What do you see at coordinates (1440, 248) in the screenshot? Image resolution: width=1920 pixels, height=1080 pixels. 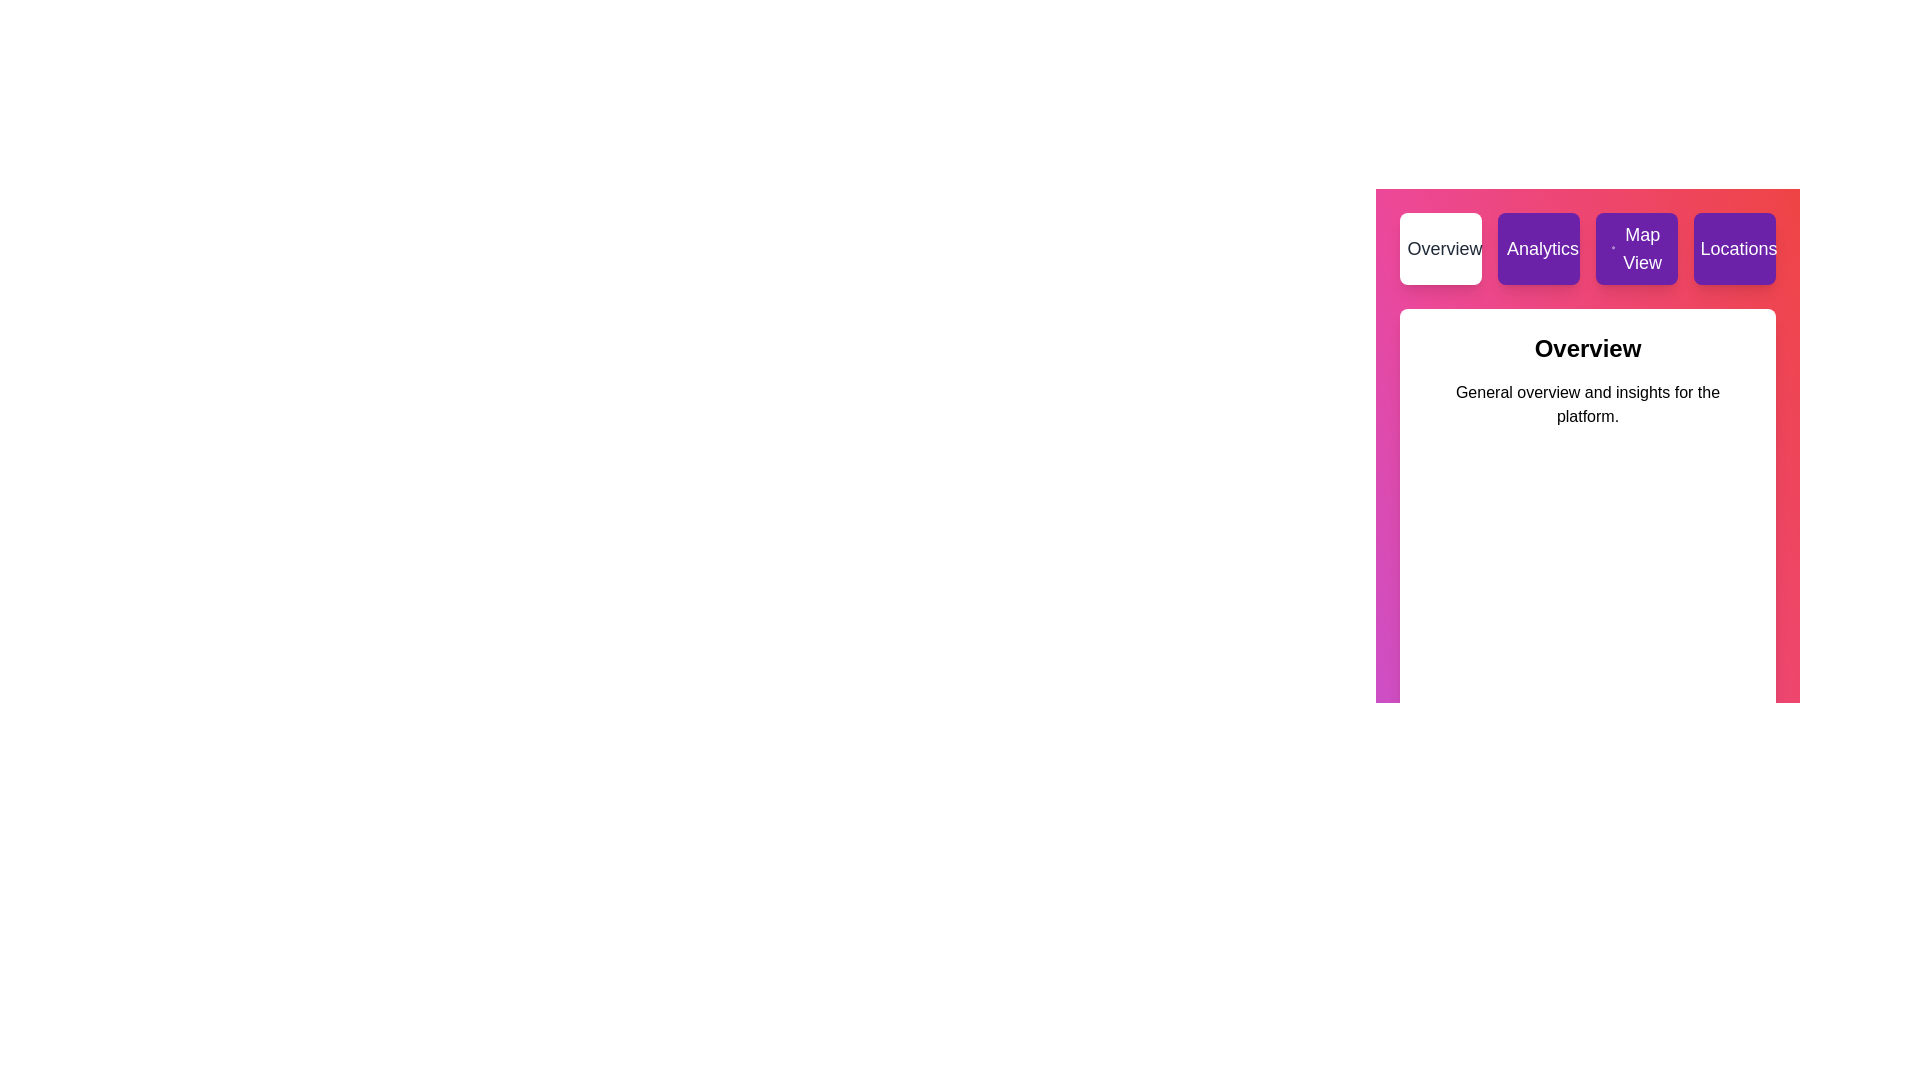 I see `the 'Overview' button` at bounding box center [1440, 248].